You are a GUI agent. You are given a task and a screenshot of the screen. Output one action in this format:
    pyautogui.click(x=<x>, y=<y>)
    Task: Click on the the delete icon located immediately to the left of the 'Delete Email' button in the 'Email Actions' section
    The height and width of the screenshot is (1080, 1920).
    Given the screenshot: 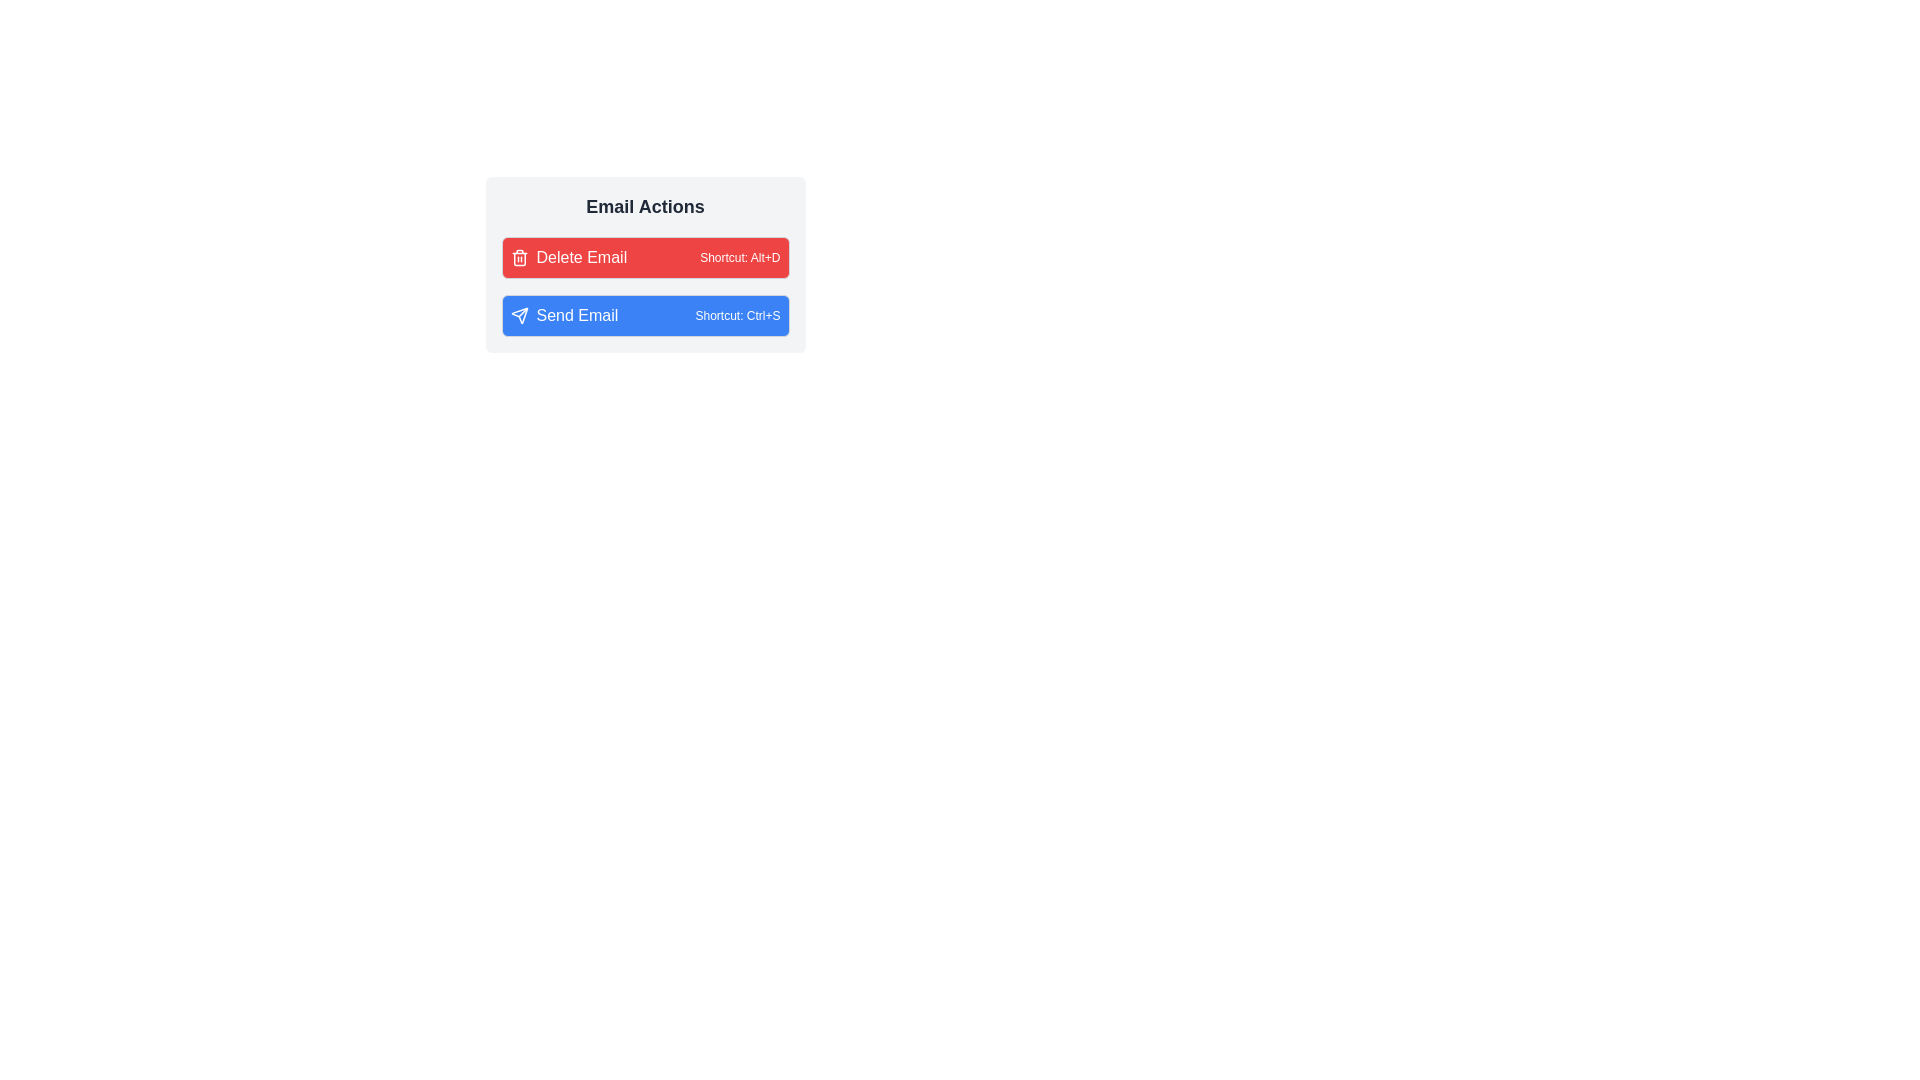 What is the action you would take?
    pyautogui.click(x=519, y=257)
    